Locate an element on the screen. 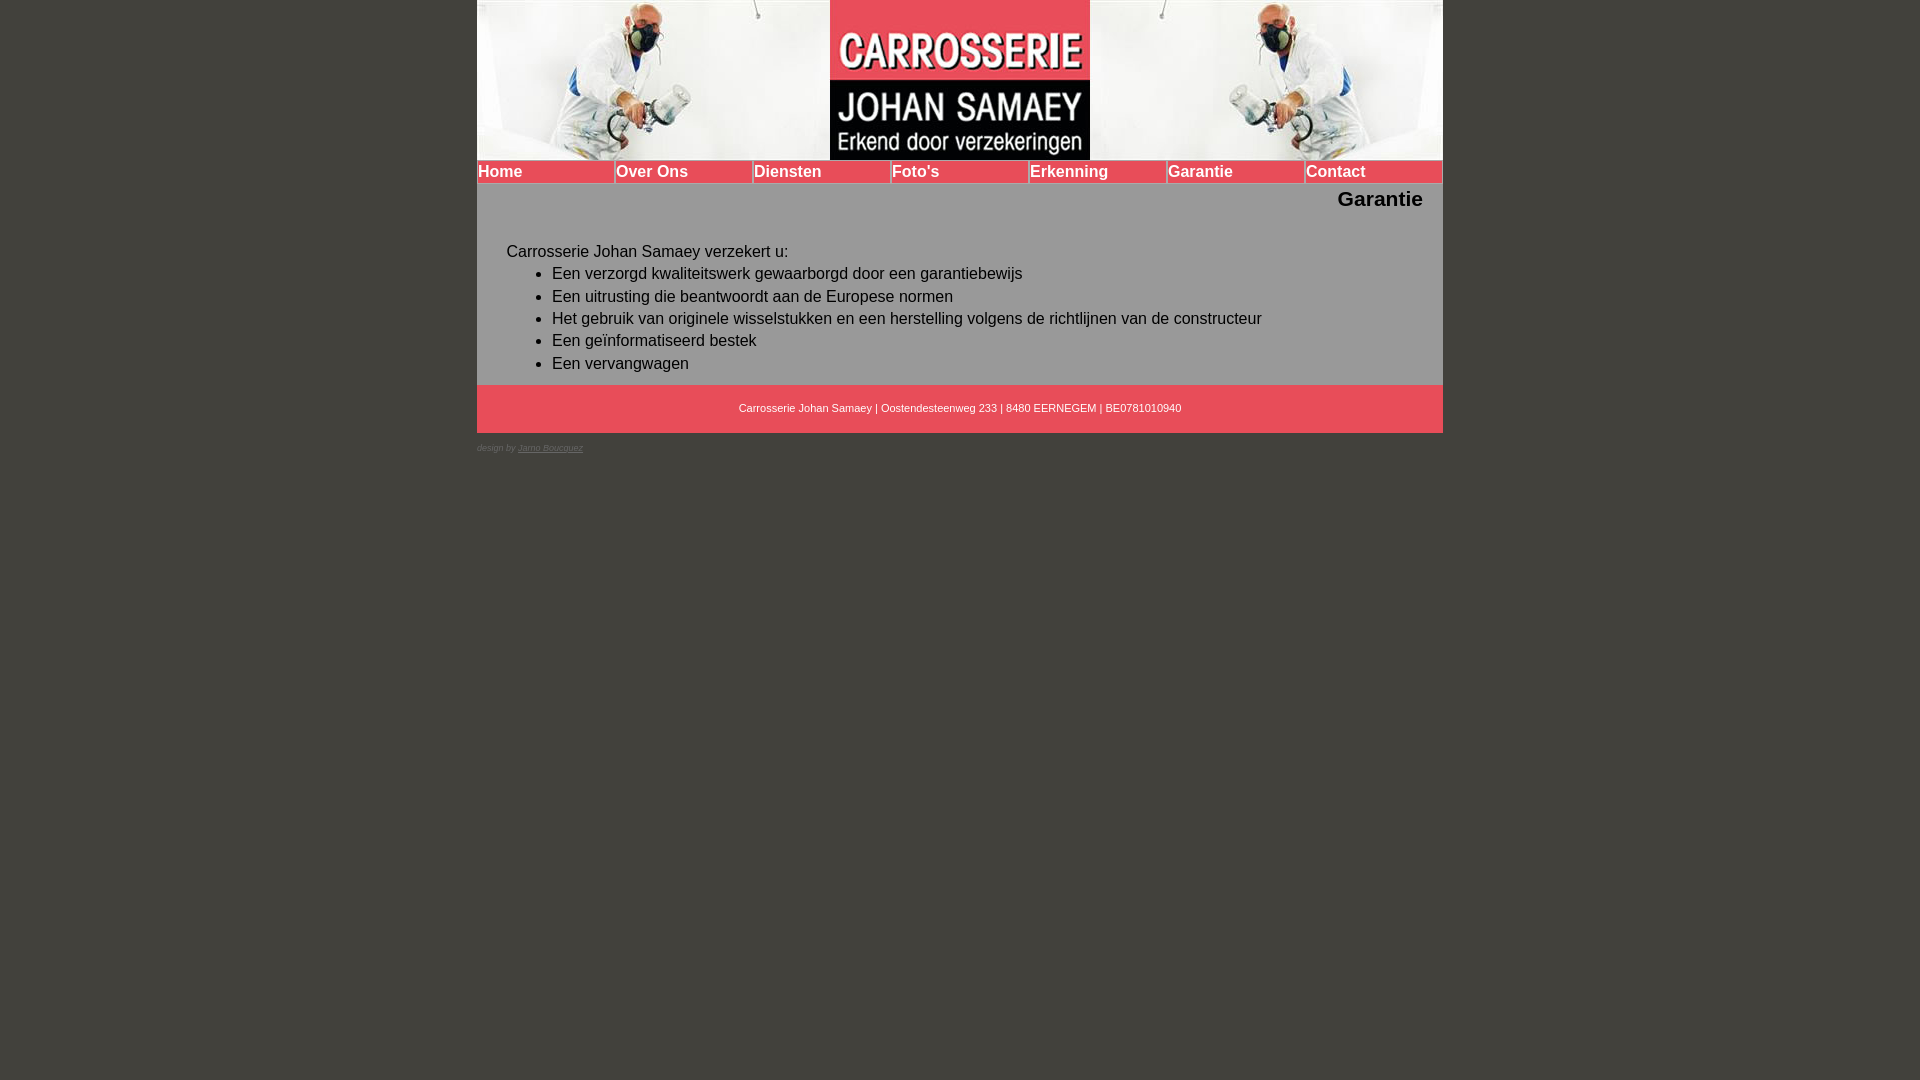 The image size is (1920, 1080). 'Foto's' is located at coordinates (960, 171).